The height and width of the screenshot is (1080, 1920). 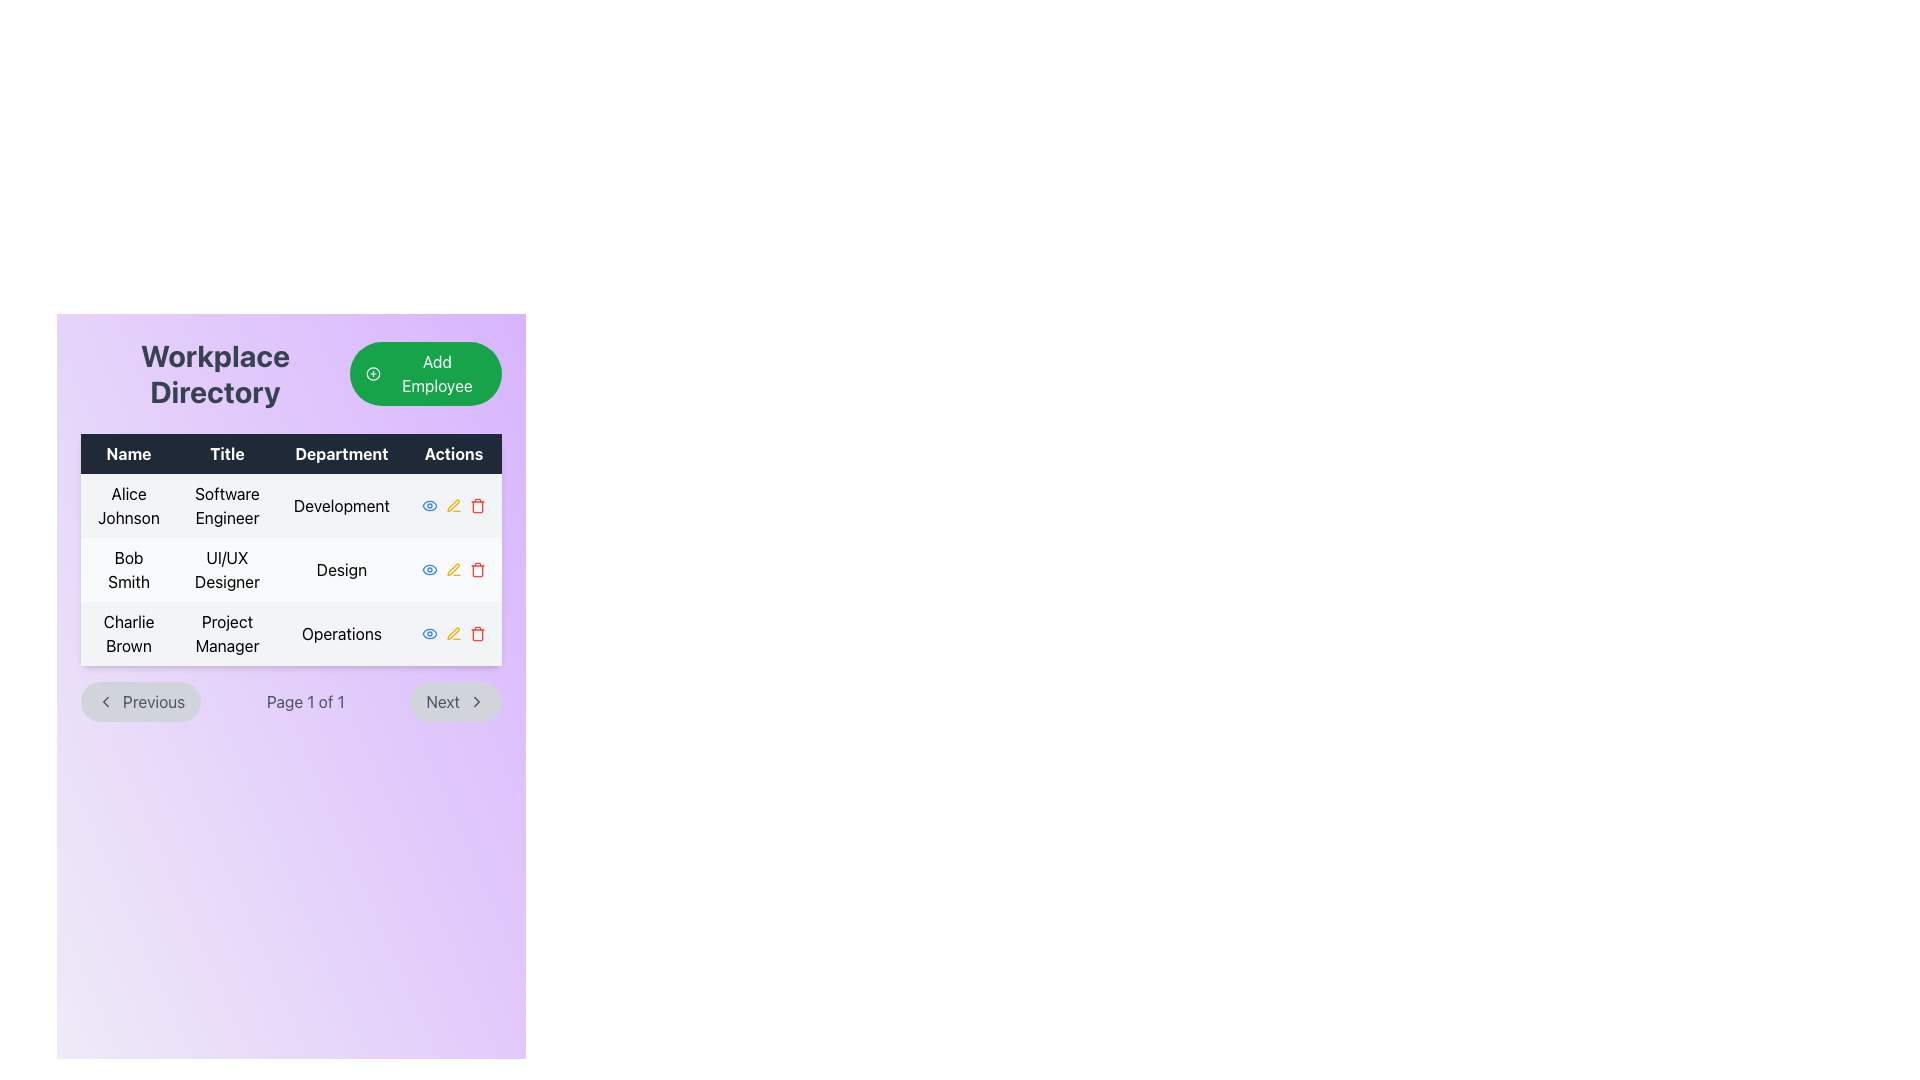 What do you see at coordinates (227, 570) in the screenshot?
I see `the label displaying 'UI/UX Designer', which is the second column in the row for 'Bob Smith' in the table` at bounding box center [227, 570].